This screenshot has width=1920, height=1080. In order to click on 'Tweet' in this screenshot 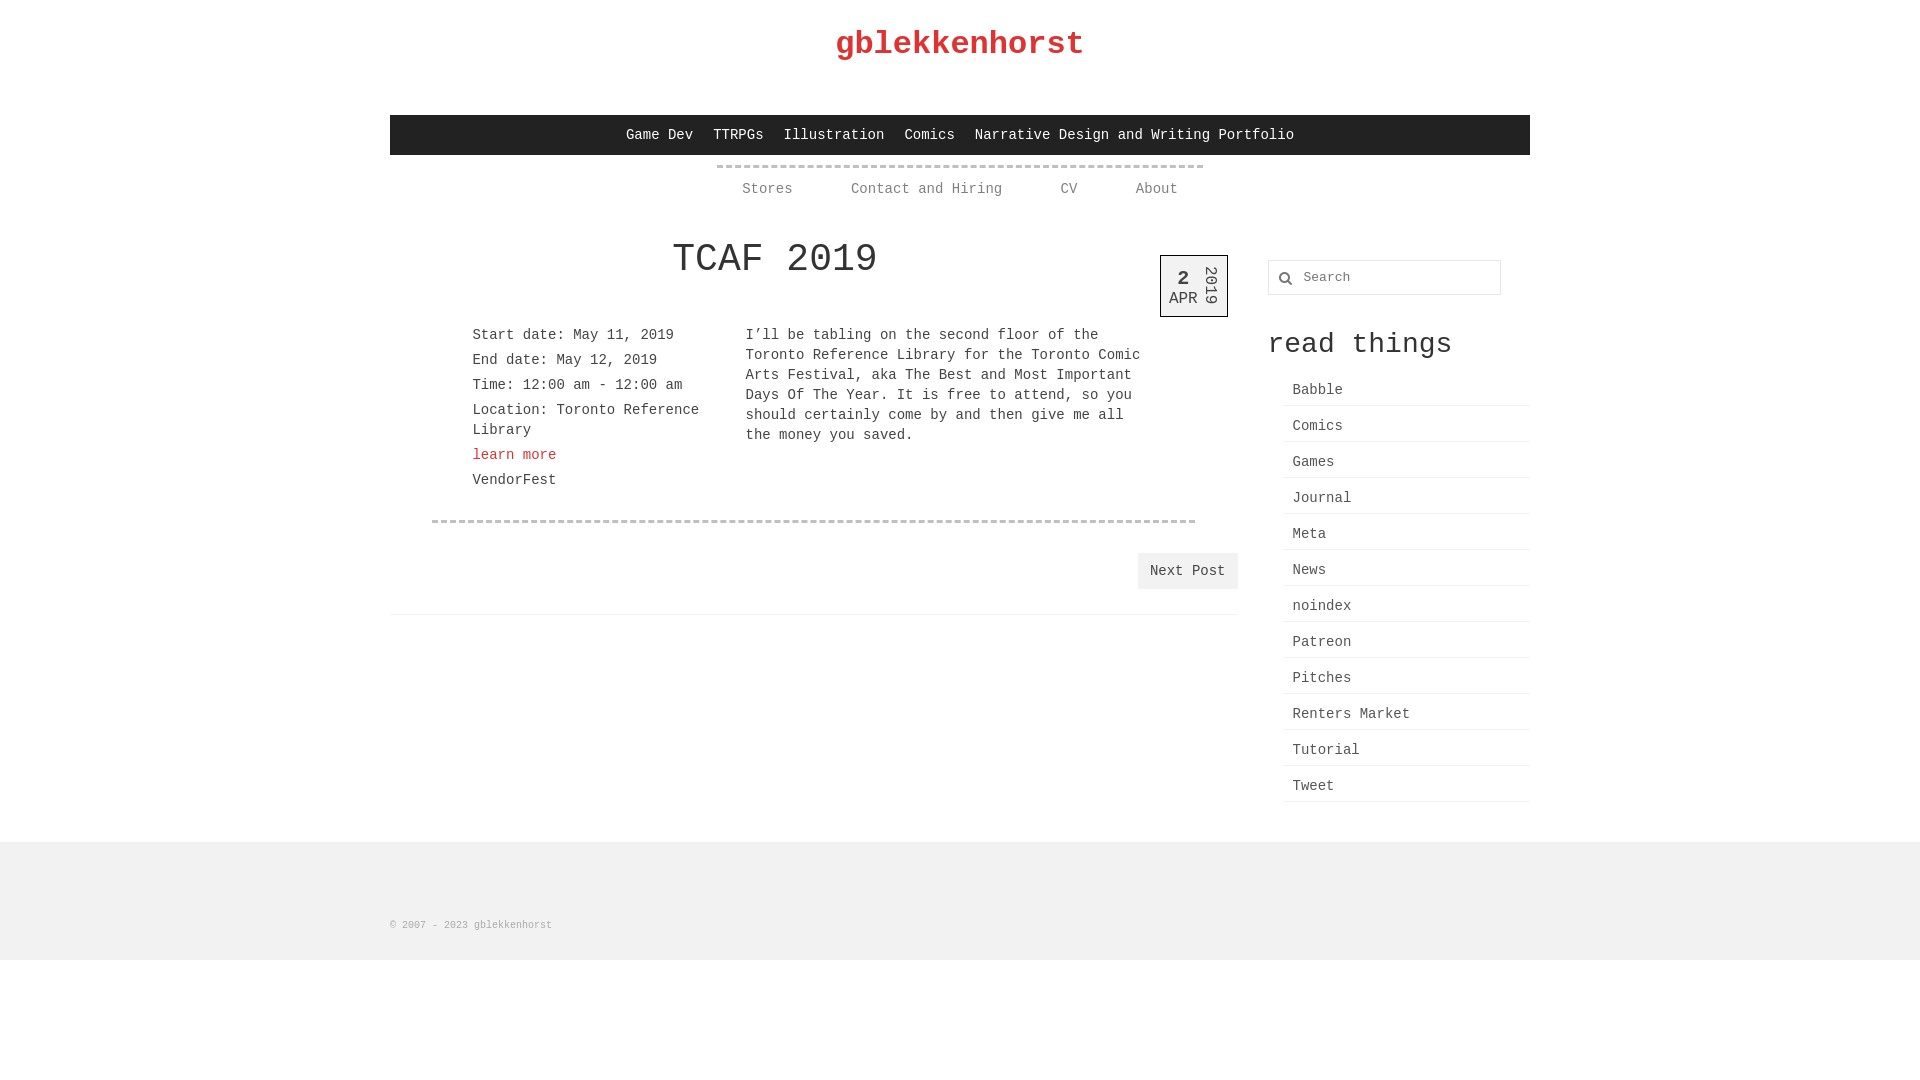, I will do `click(1405, 785)`.